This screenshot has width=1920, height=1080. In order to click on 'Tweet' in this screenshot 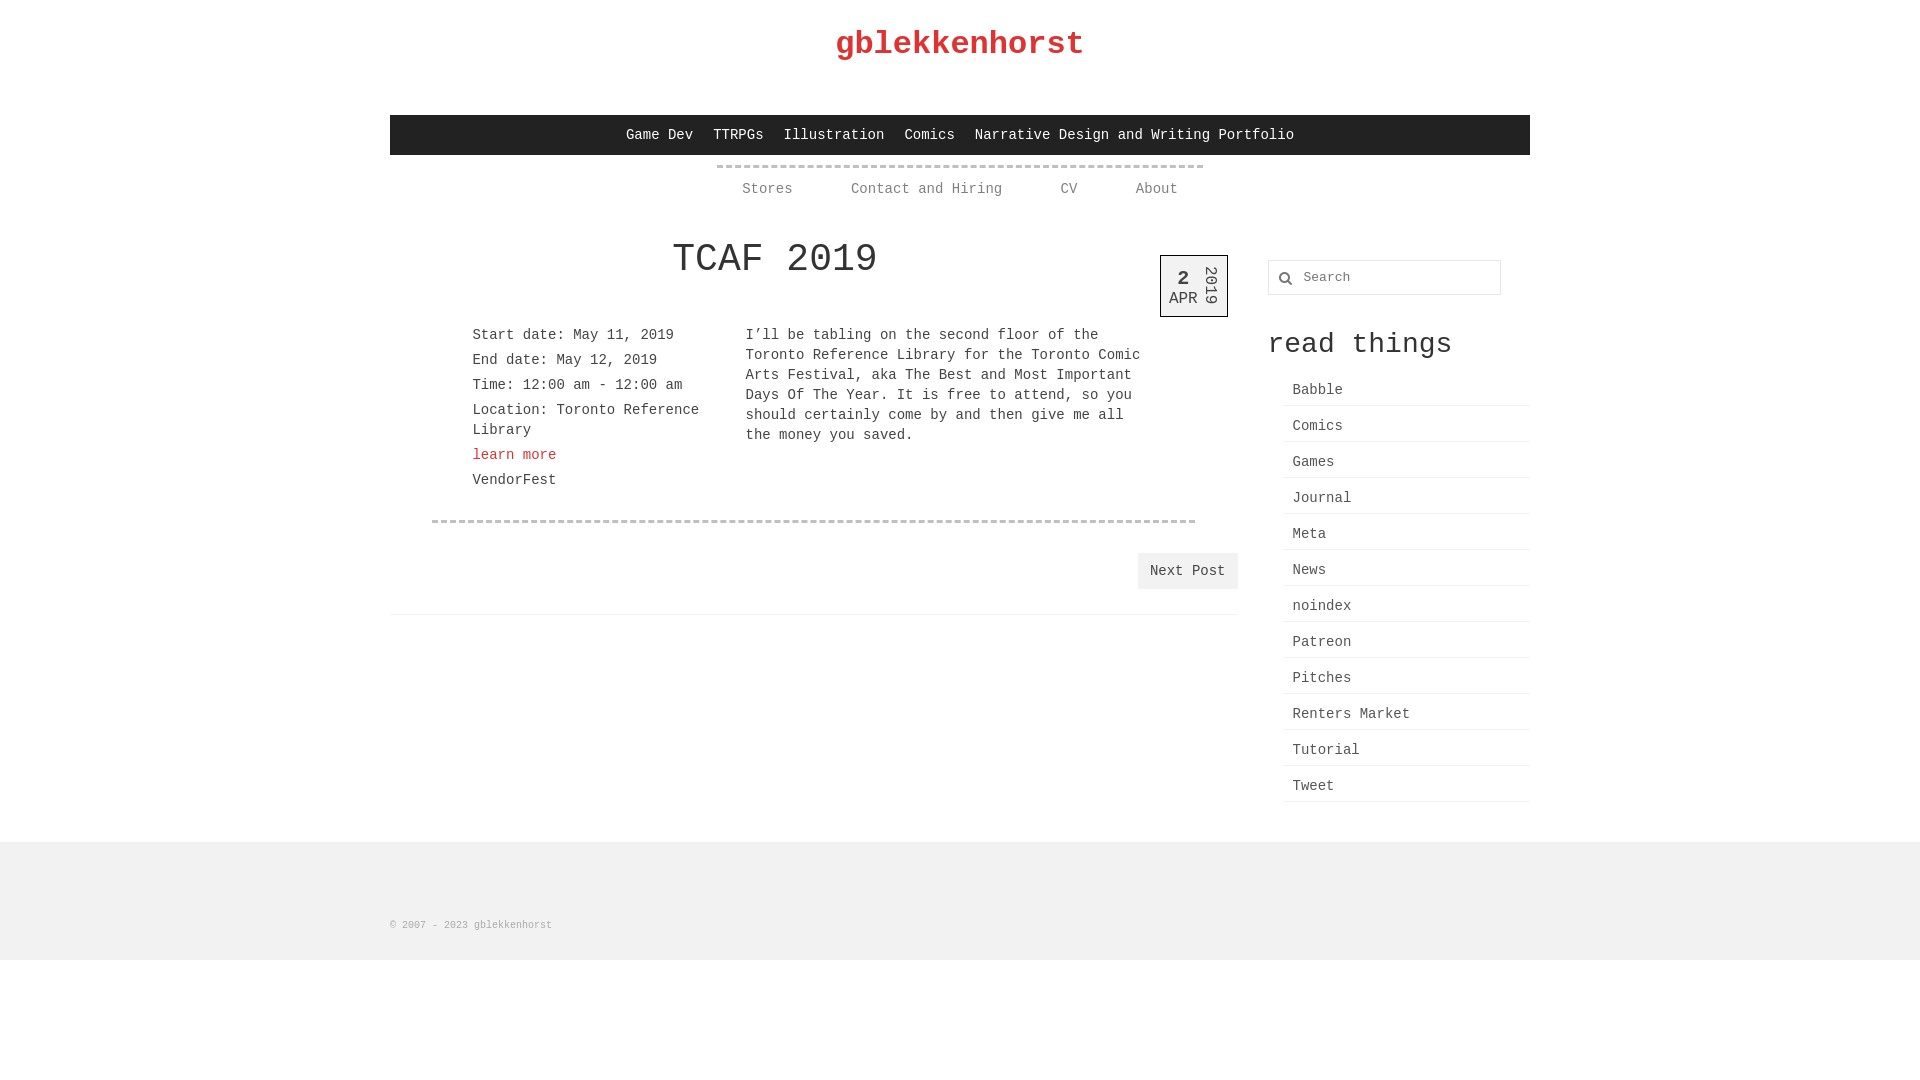, I will do `click(1405, 785)`.